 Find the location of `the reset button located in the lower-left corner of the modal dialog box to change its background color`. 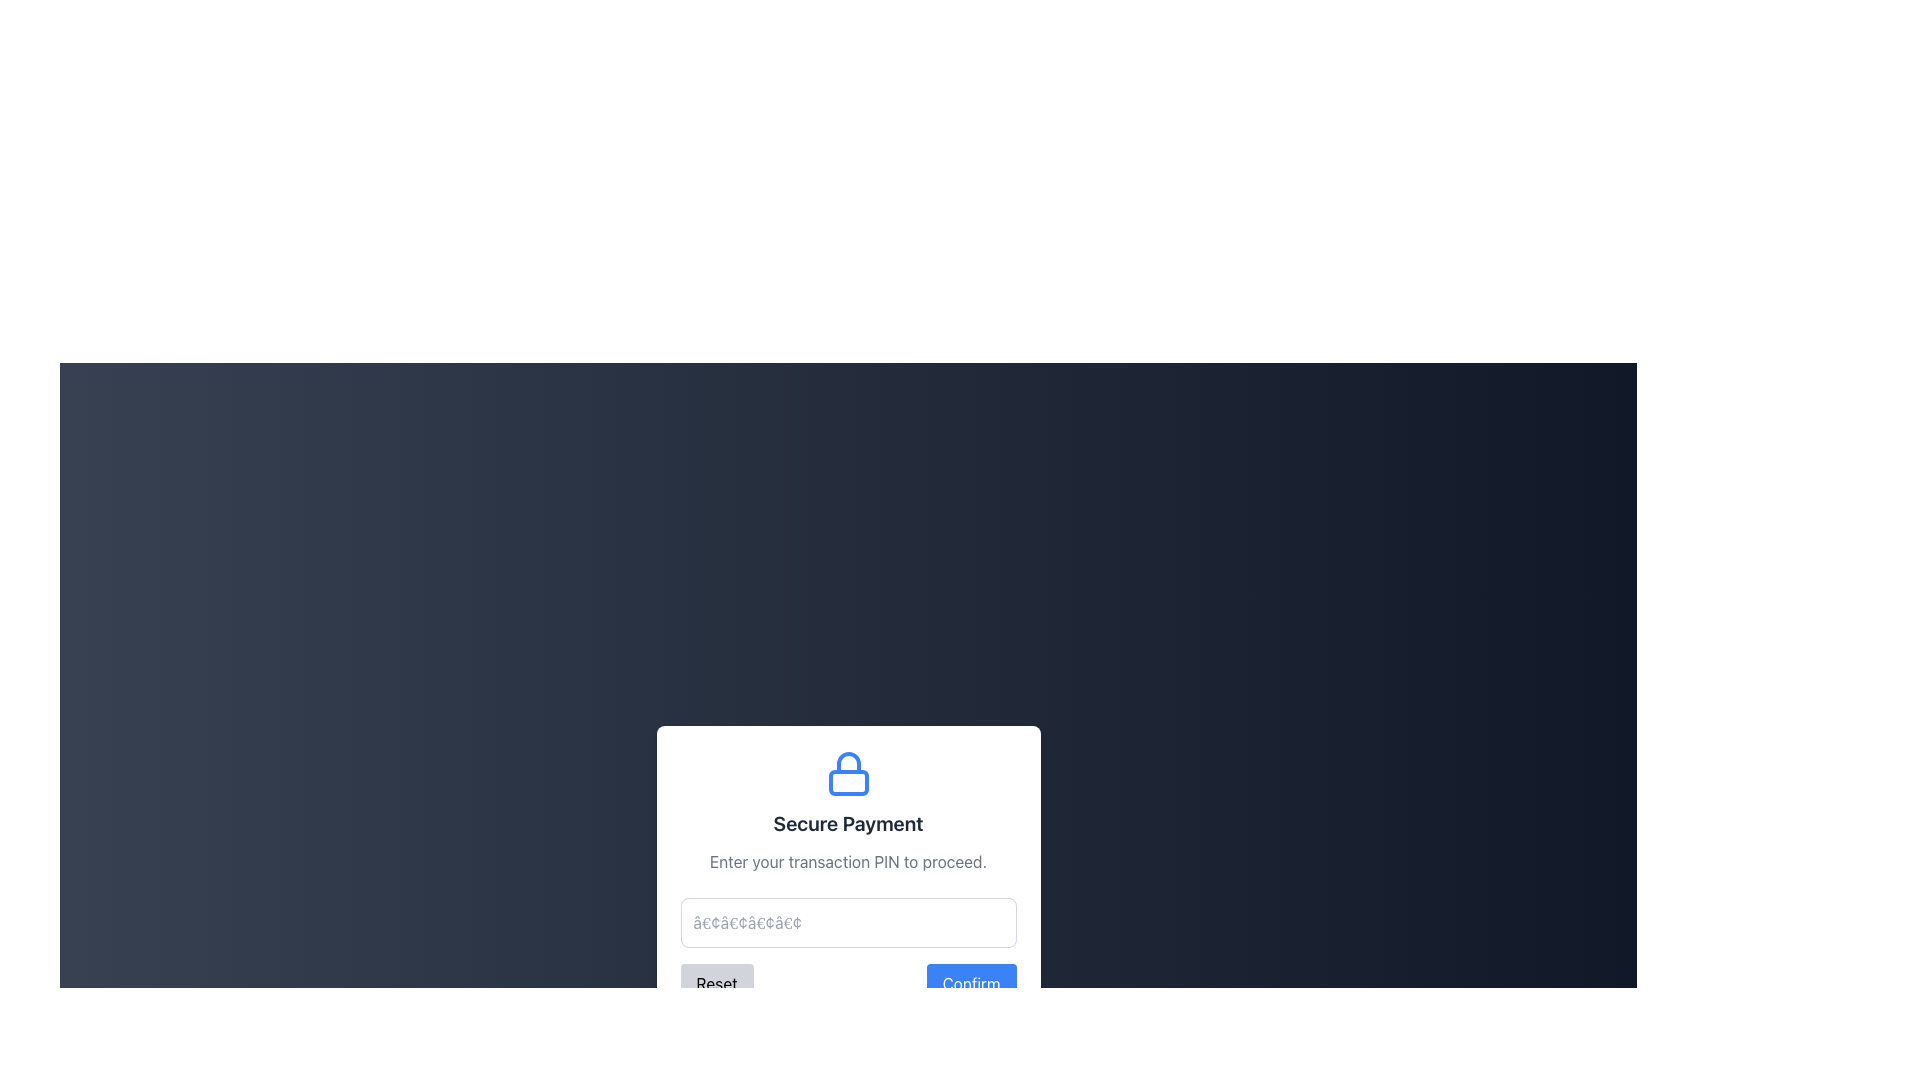

the reset button located in the lower-left corner of the modal dialog box to change its background color is located at coordinates (717, 982).